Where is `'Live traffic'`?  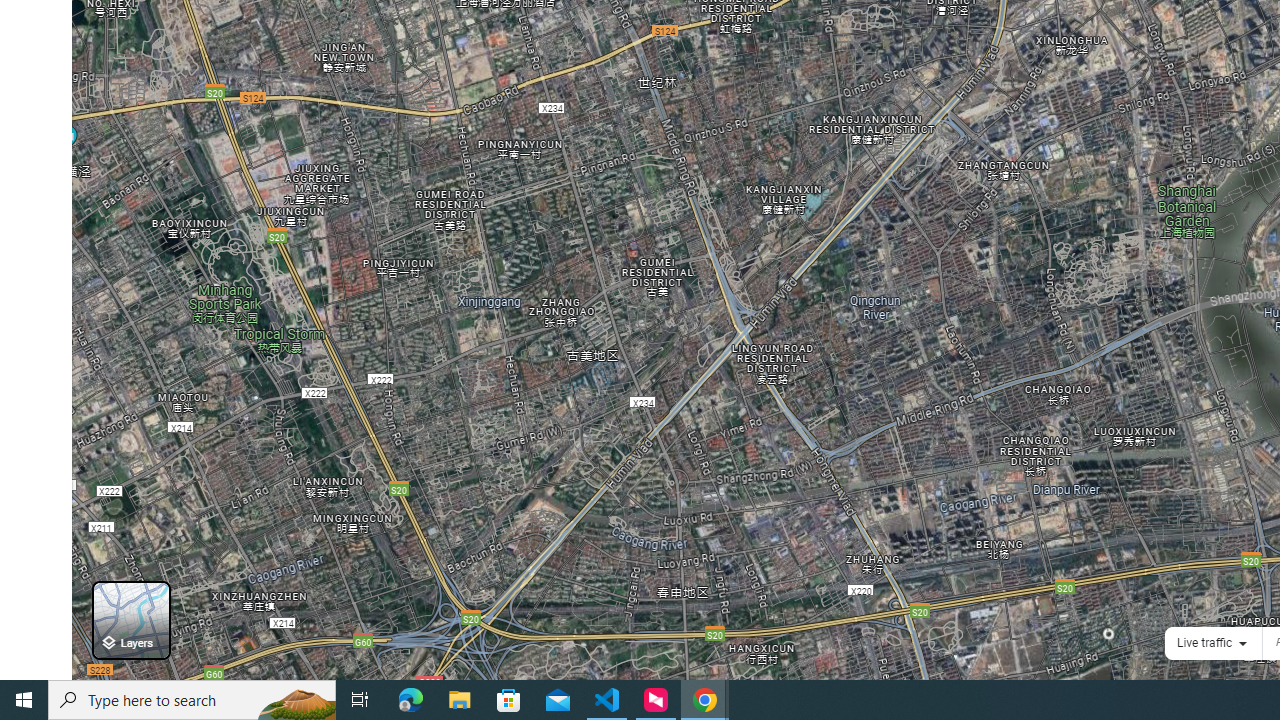 'Live traffic' is located at coordinates (1203, 642).